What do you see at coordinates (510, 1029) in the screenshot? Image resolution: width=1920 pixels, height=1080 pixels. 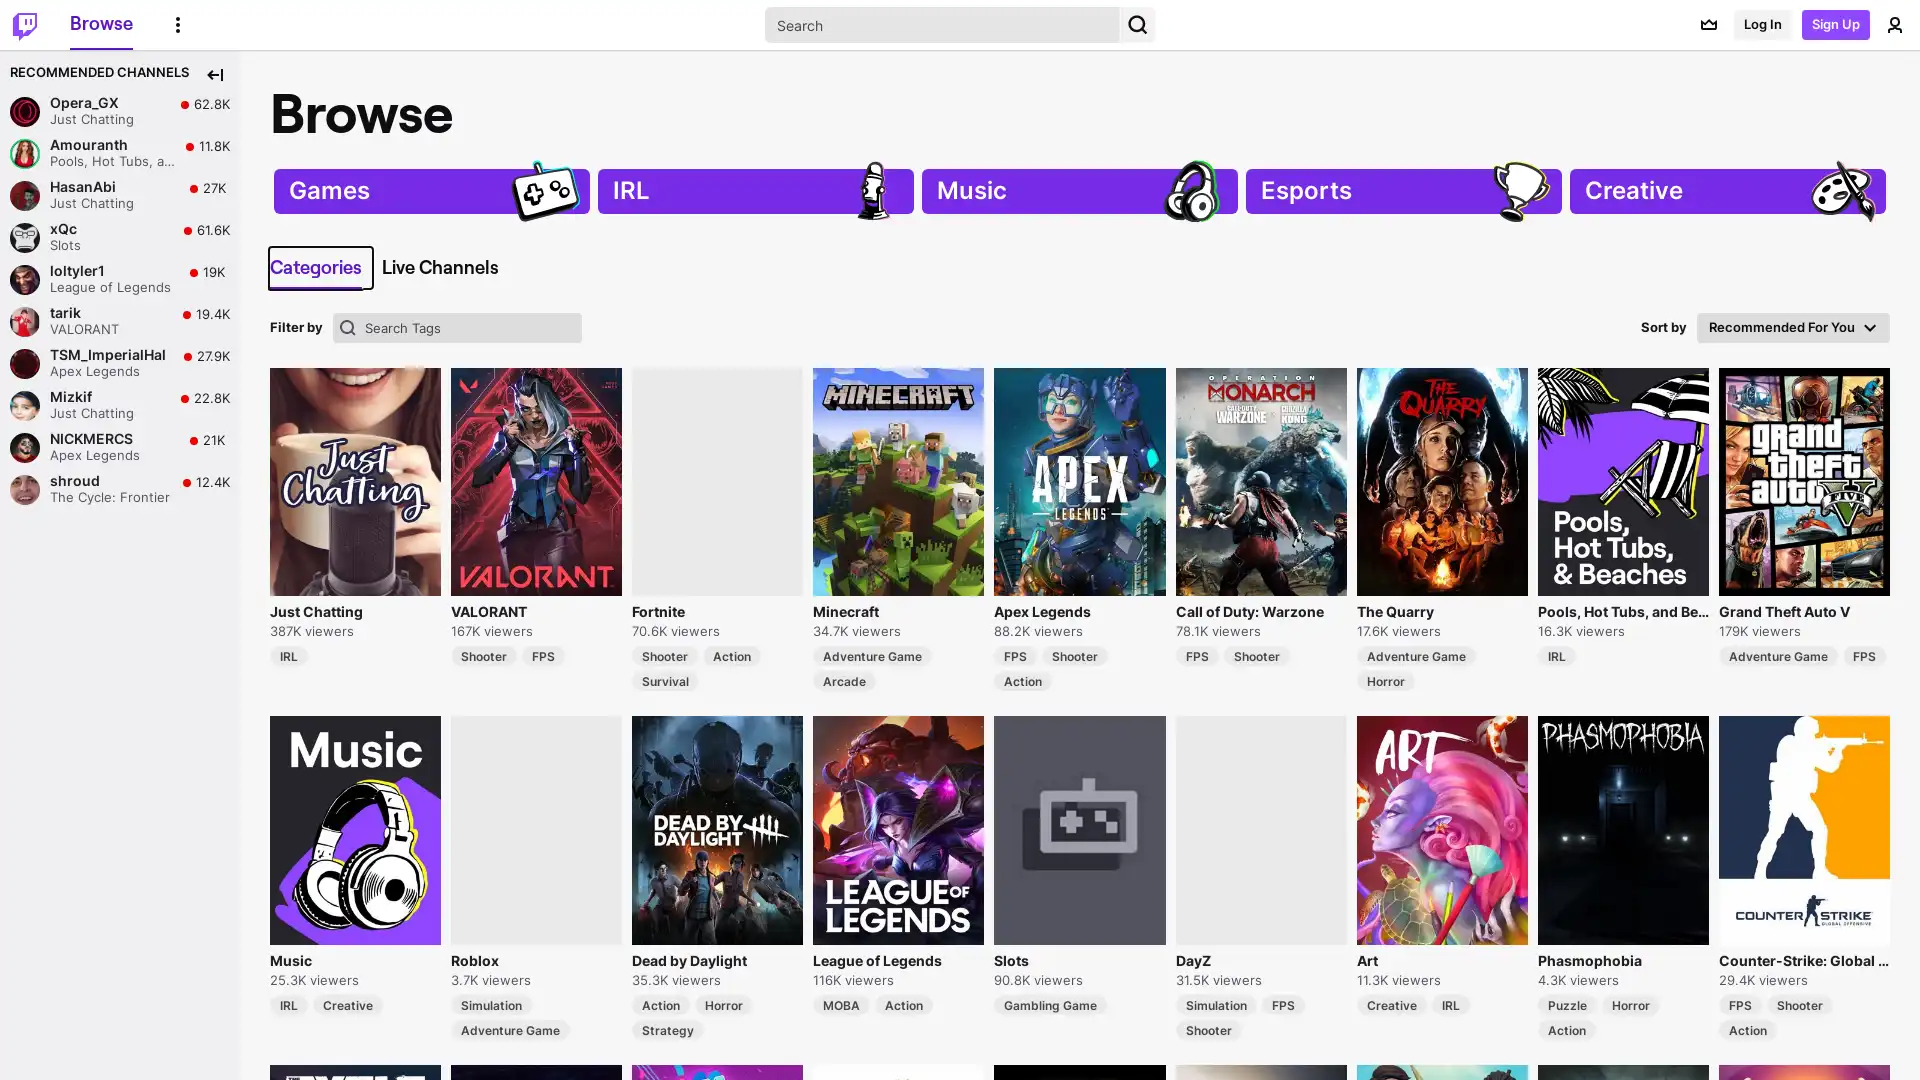 I see `Adventure Game` at bounding box center [510, 1029].